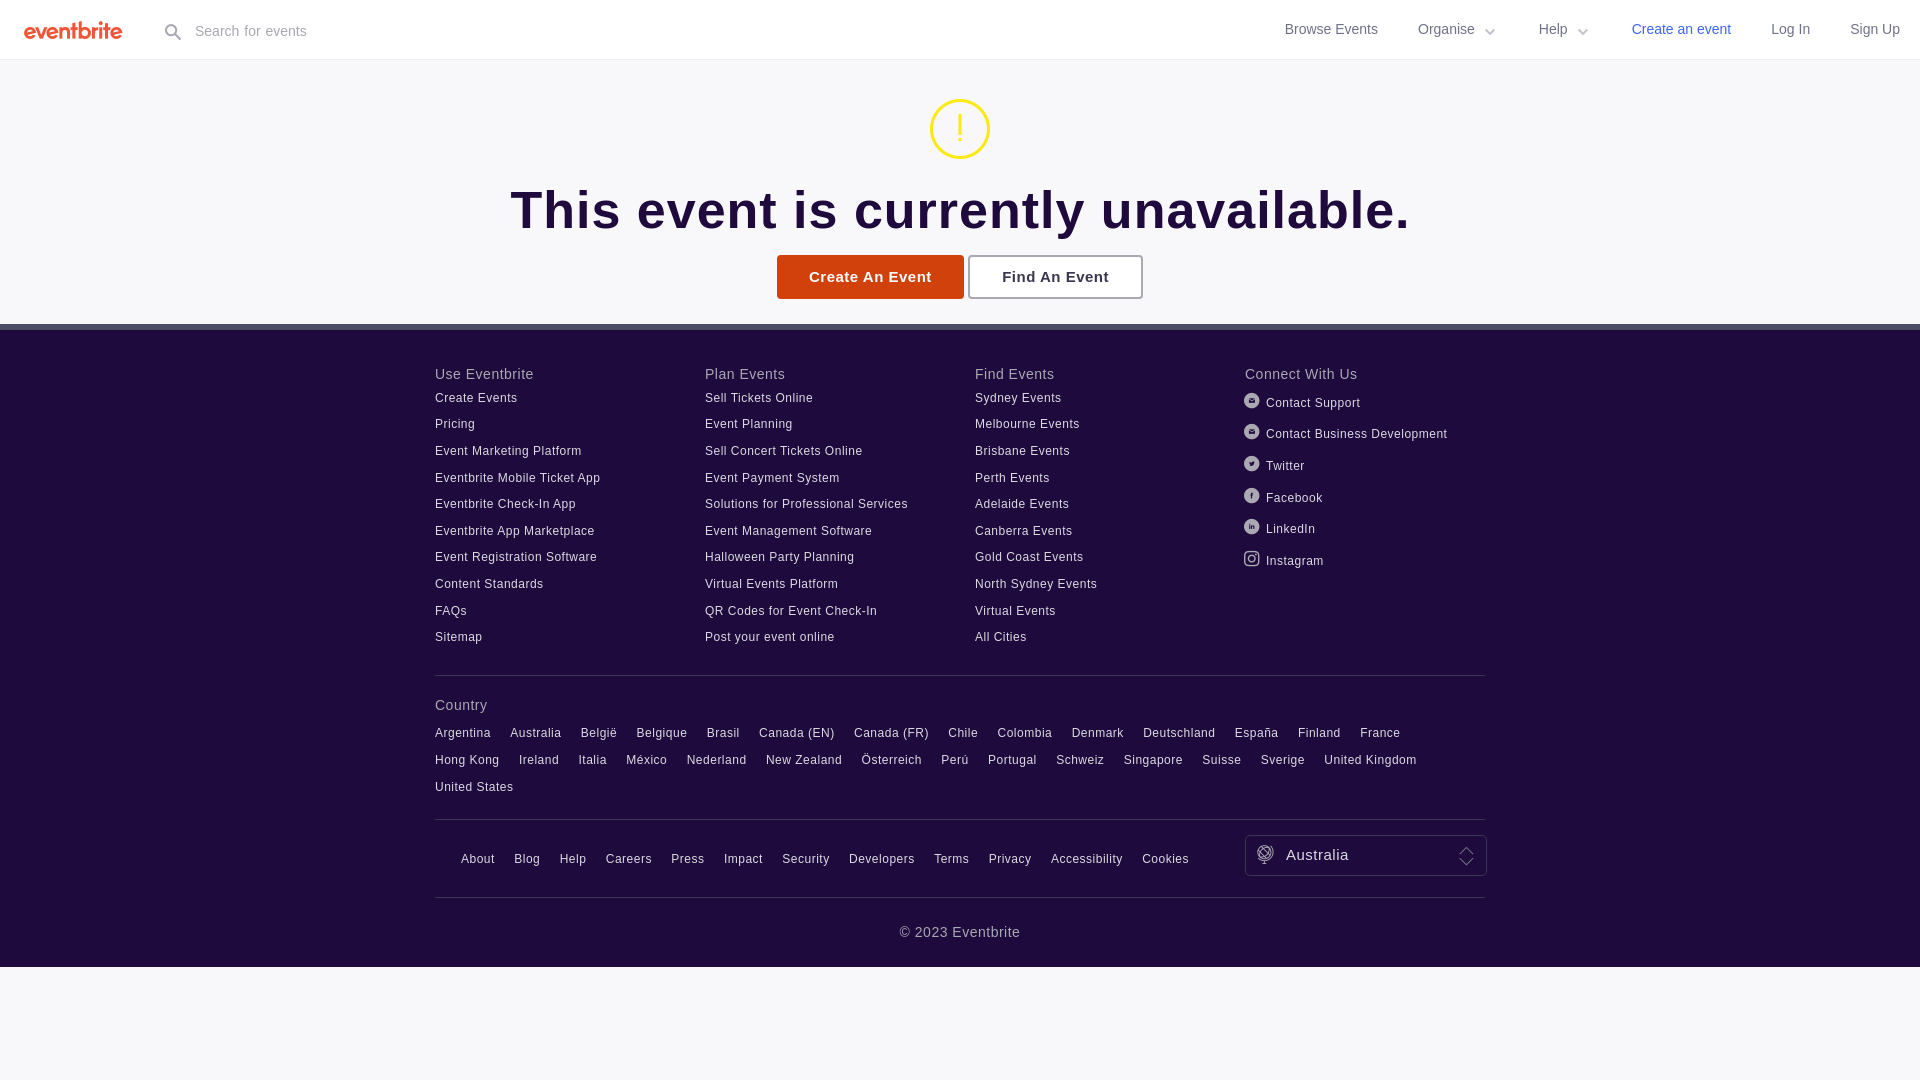 This screenshot has height=1080, width=1920. Describe the element at coordinates (757, 397) in the screenshot. I see `'Sell Tickets Online'` at that location.